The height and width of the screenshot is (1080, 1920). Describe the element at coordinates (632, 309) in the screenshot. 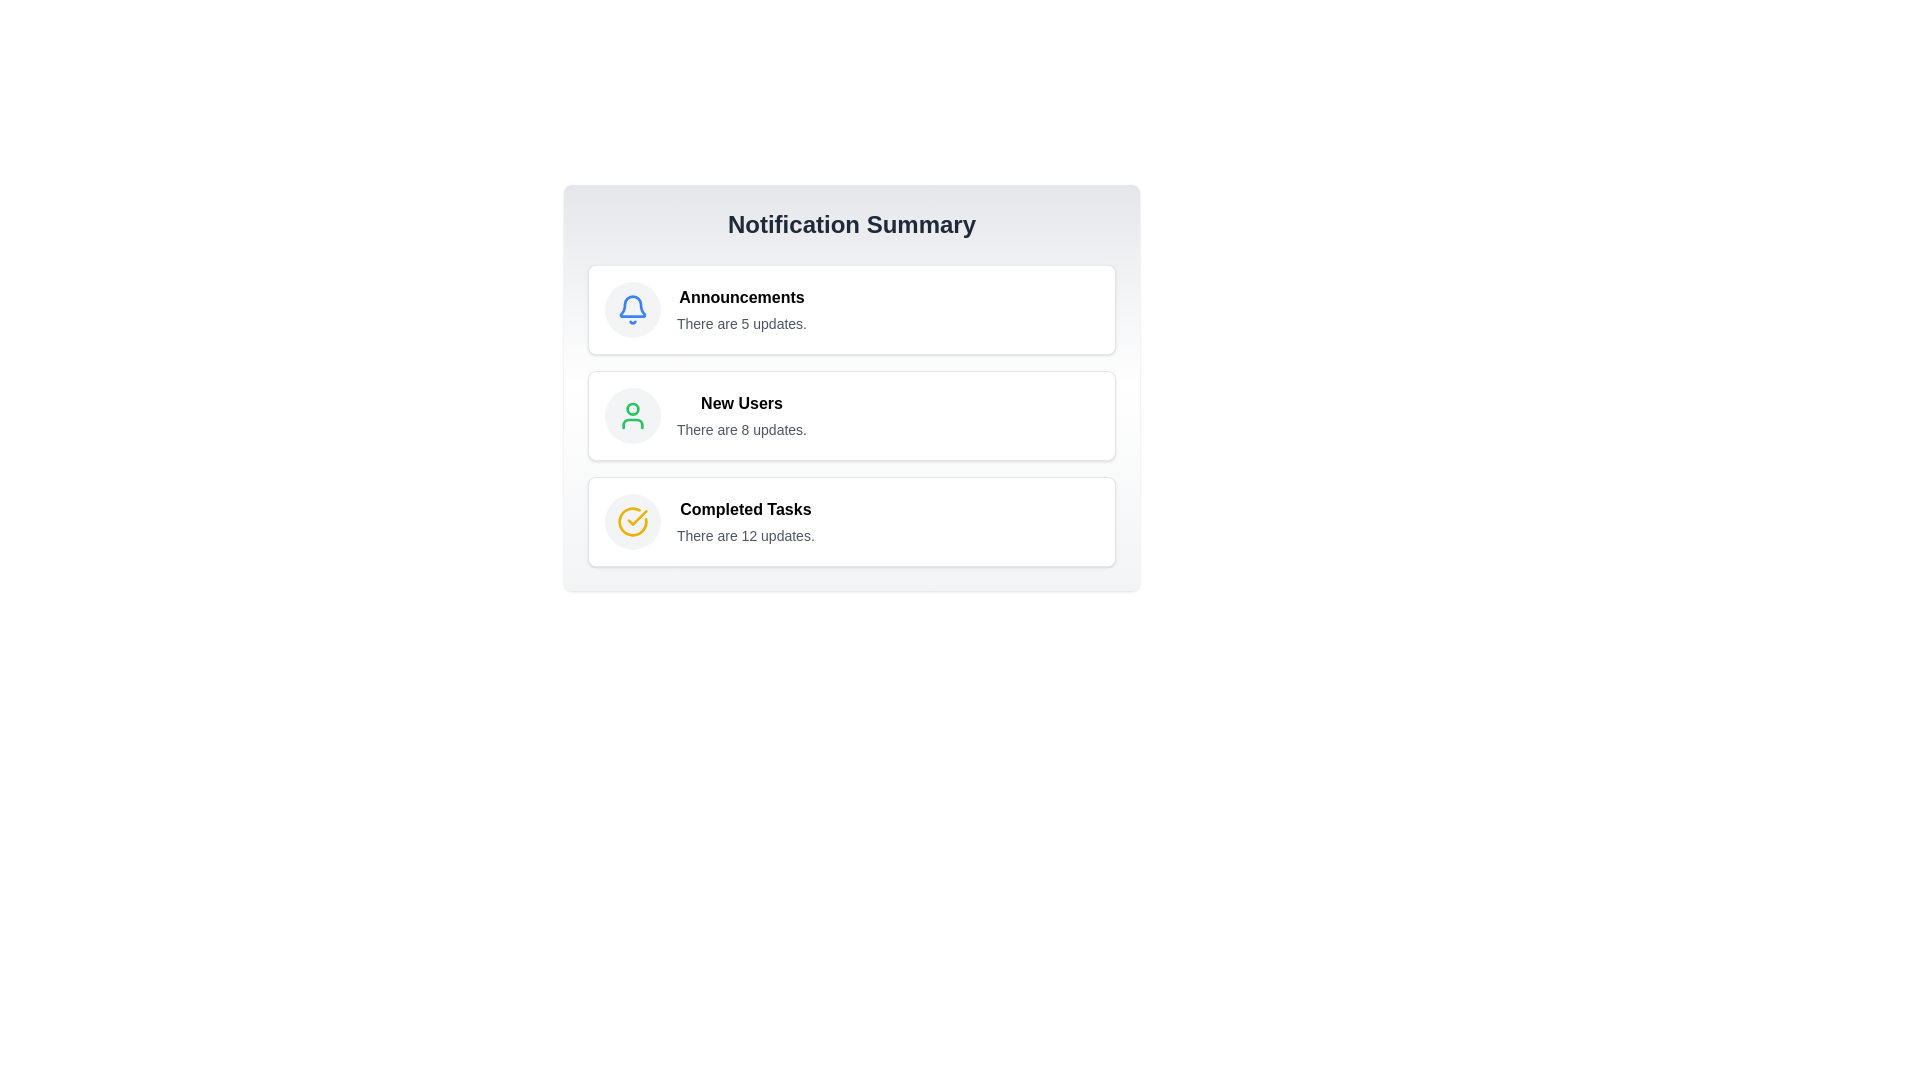

I see `the 'Announcements' icon located at the top-left corner of the 'Announcements' section in the 'Notification Summary' view, which represents notifications or updates` at that location.